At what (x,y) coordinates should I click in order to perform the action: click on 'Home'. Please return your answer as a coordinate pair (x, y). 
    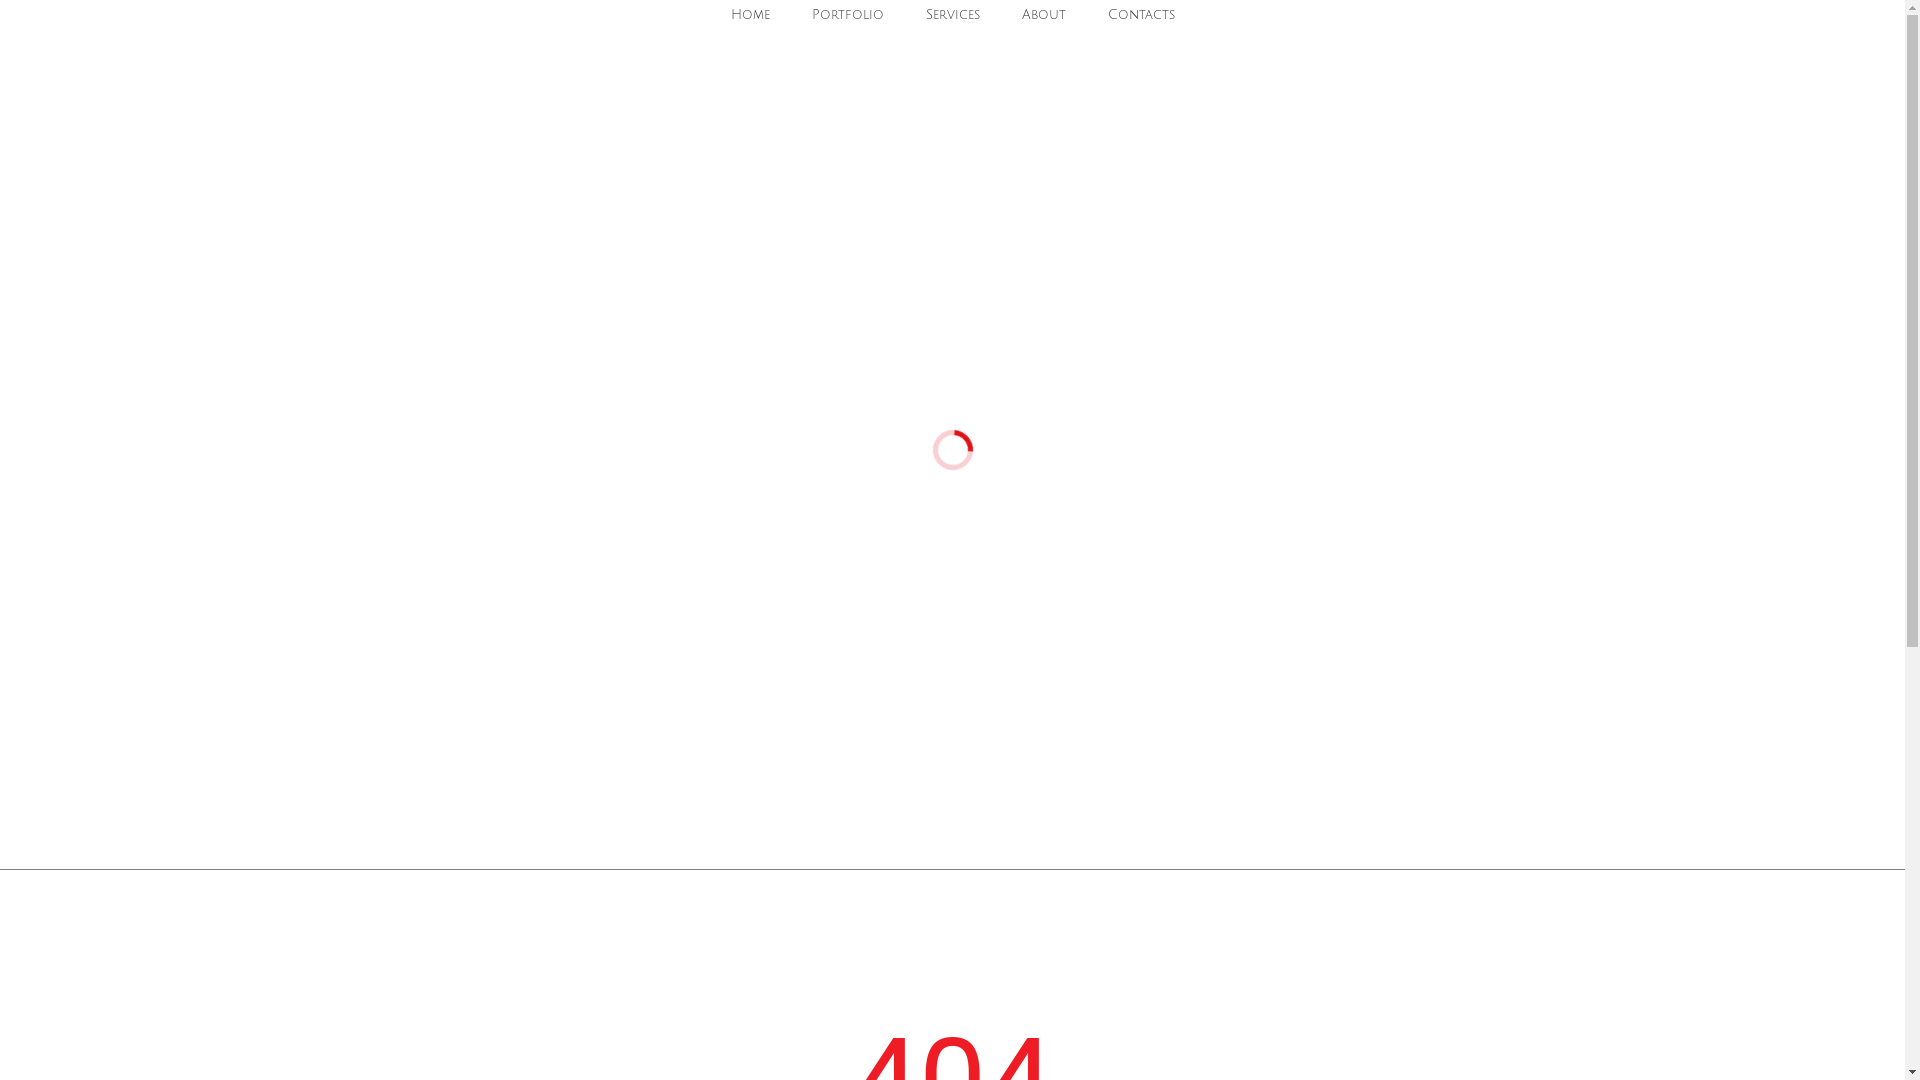
    Looking at the image, I should click on (720, 15).